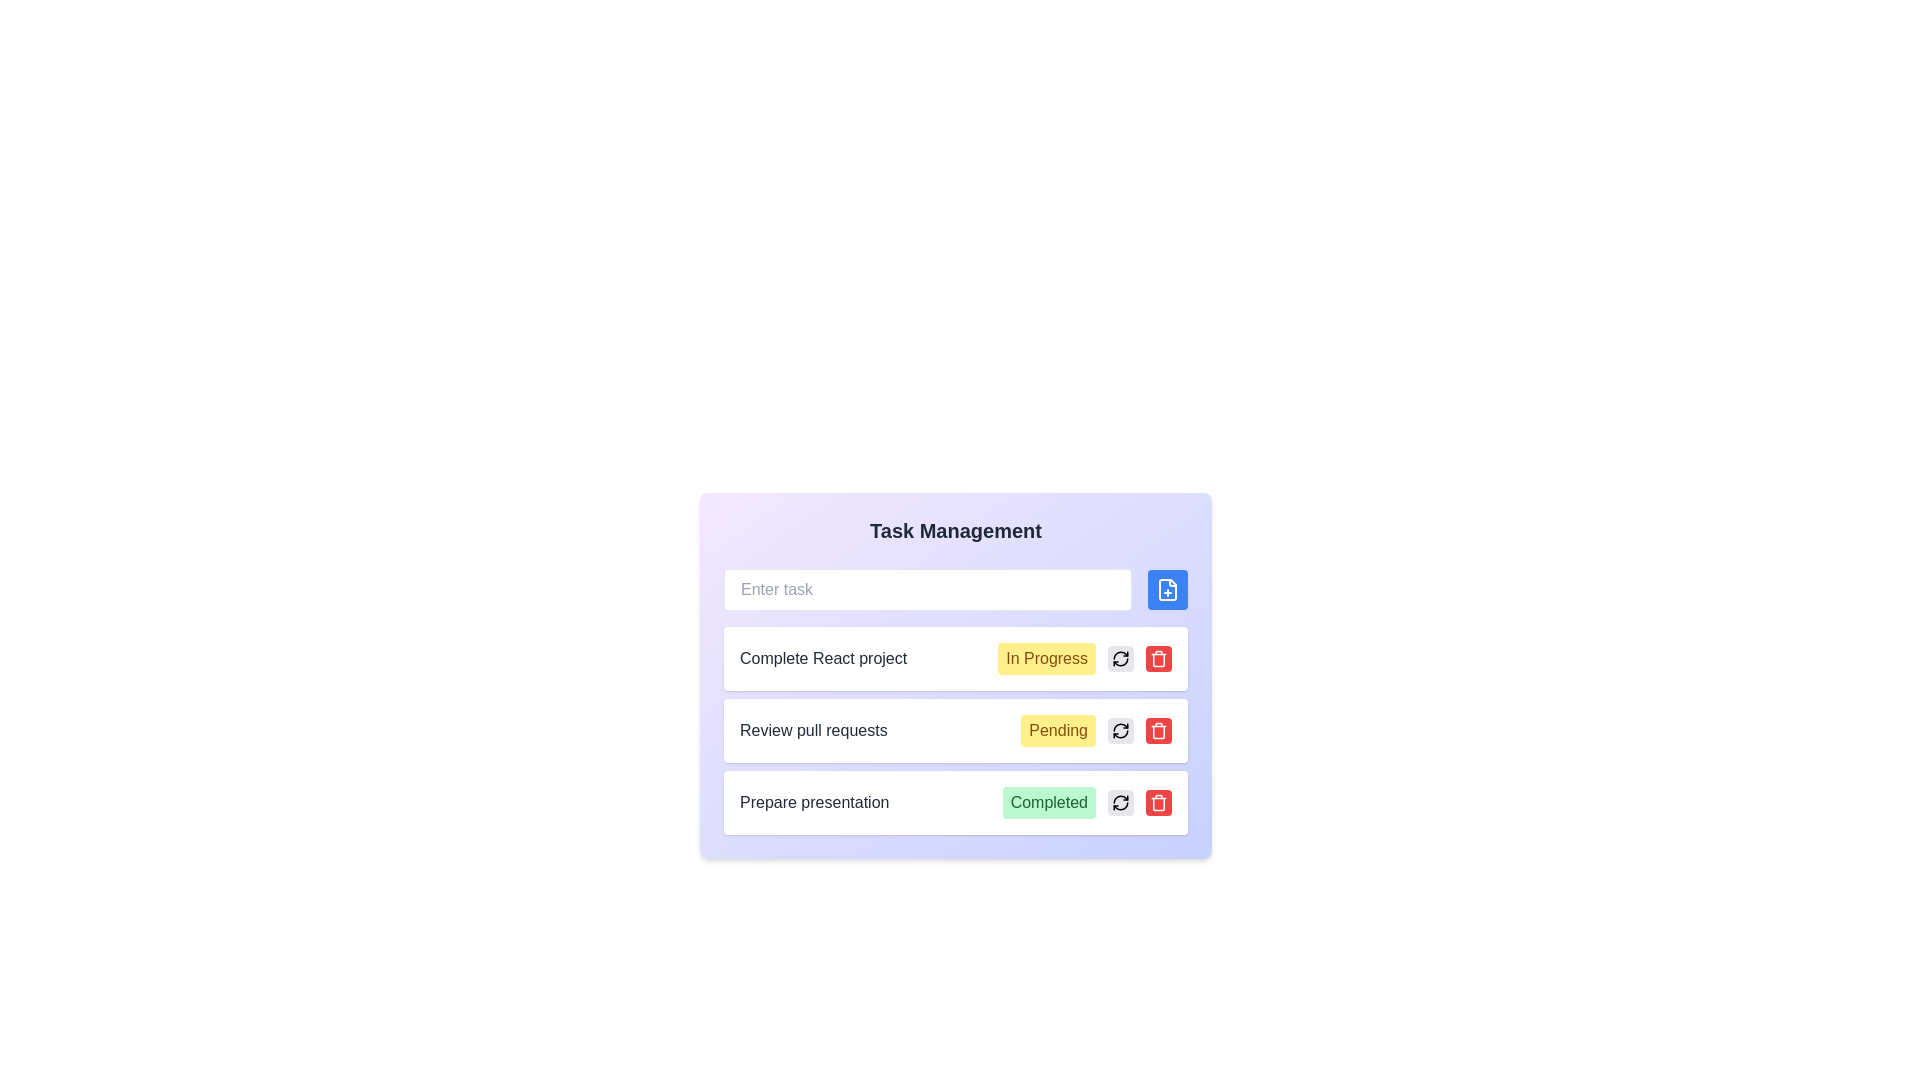 Image resolution: width=1920 pixels, height=1080 pixels. Describe the element at coordinates (1121, 659) in the screenshot. I see `the refresh button for the task labeled 'Complete React project'` at that location.